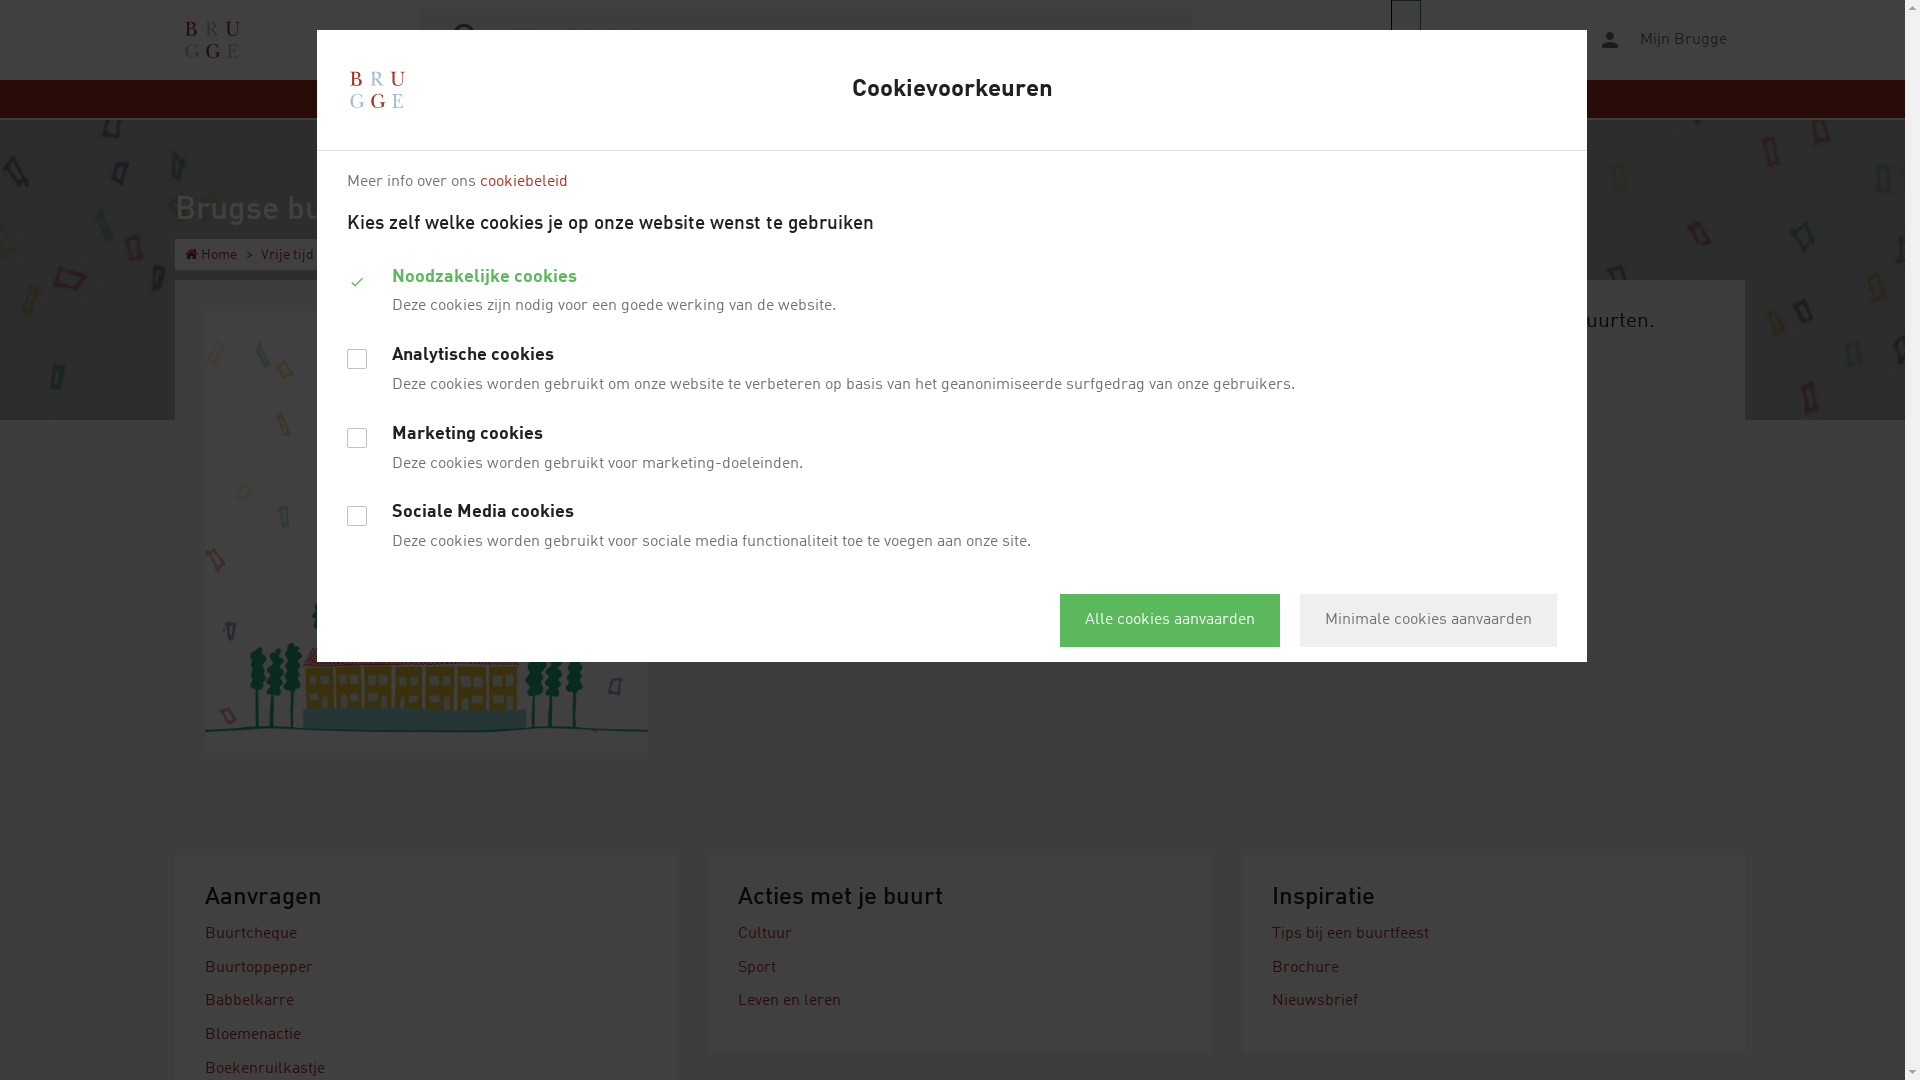 The image size is (1920, 1080). What do you see at coordinates (286, 253) in the screenshot?
I see `'Vrije tijd'` at bounding box center [286, 253].